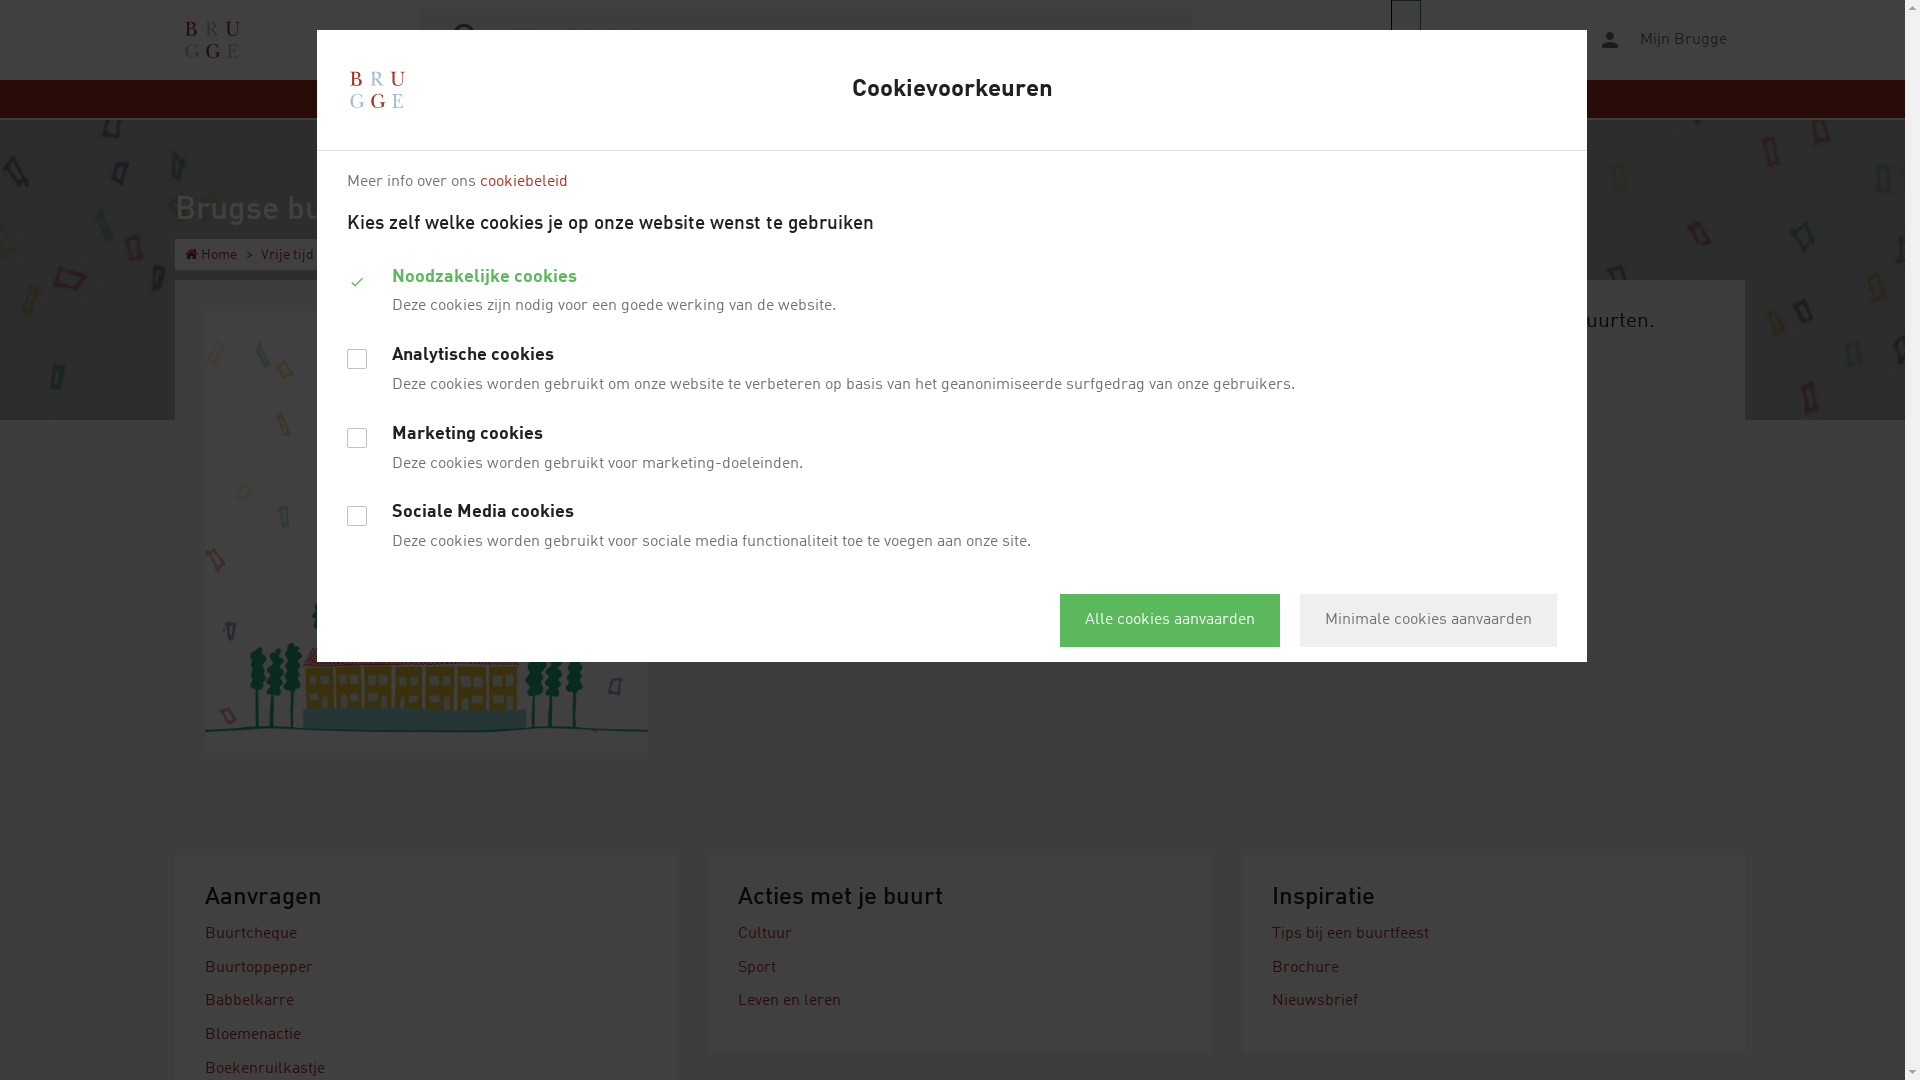 The image size is (1920, 1080). What do you see at coordinates (286, 253) in the screenshot?
I see `'Vrije tijd'` at bounding box center [286, 253].